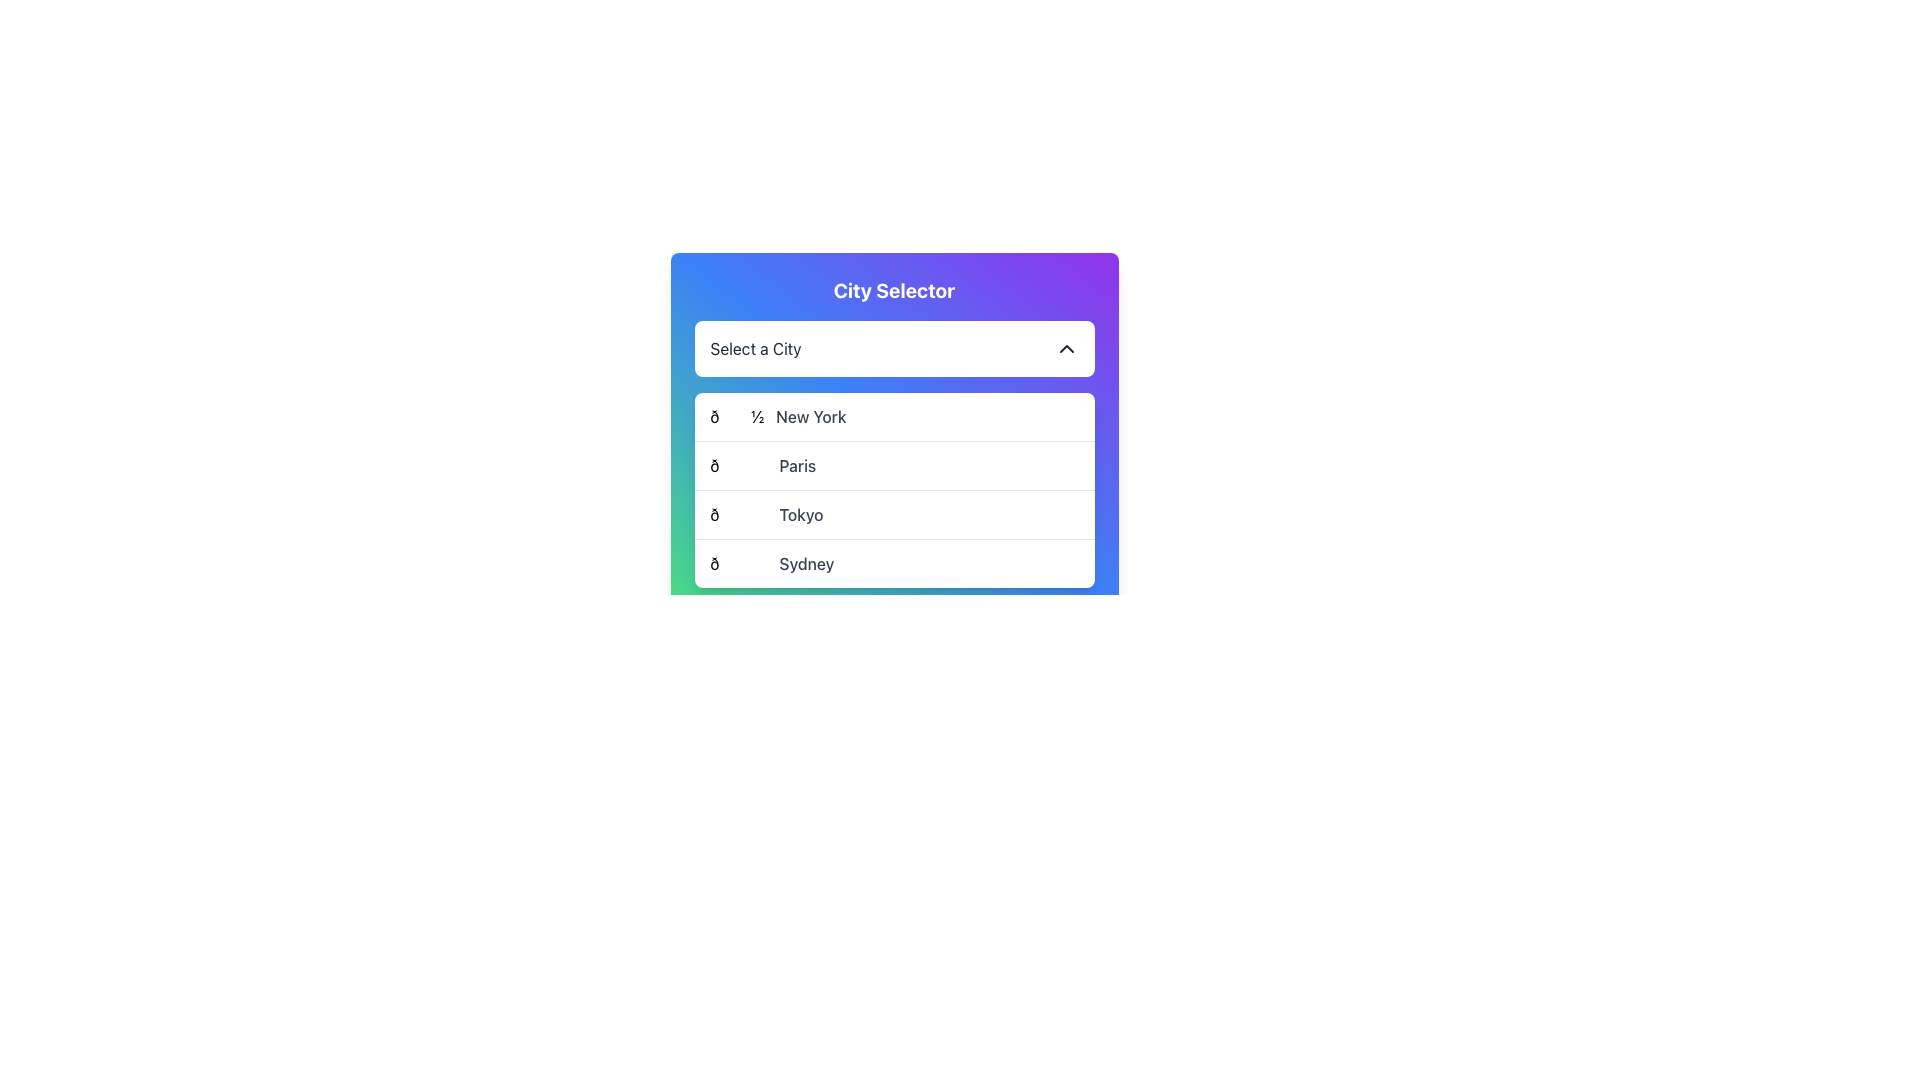 The height and width of the screenshot is (1080, 1920). What do you see at coordinates (738, 563) in the screenshot?
I see `the decorative glyph representing the 'Sydney' city entry in the dropdown menu, located at the bottom of the list and aligned to the left` at bounding box center [738, 563].